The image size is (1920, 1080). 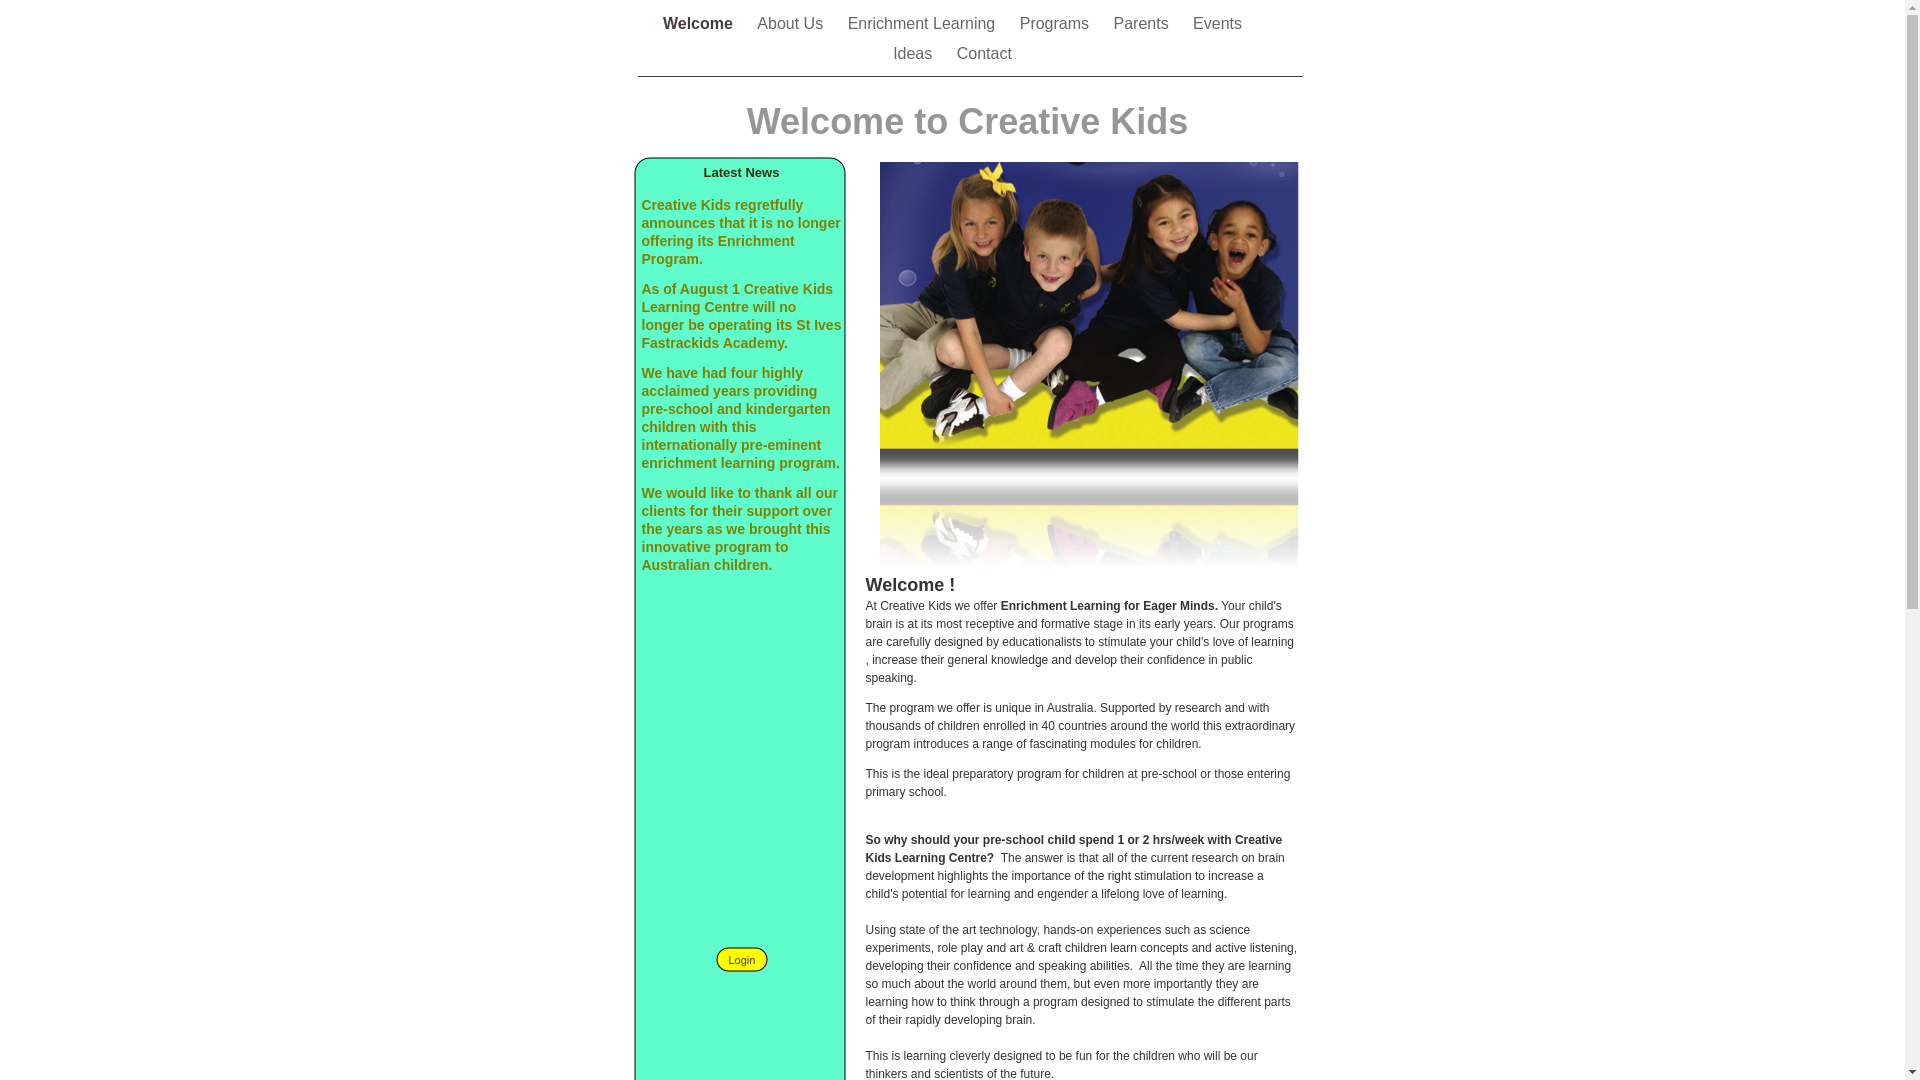 What do you see at coordinates (1193, 23) in the screenshot?
I see `'Events'` at bounding box center [1193, 23].